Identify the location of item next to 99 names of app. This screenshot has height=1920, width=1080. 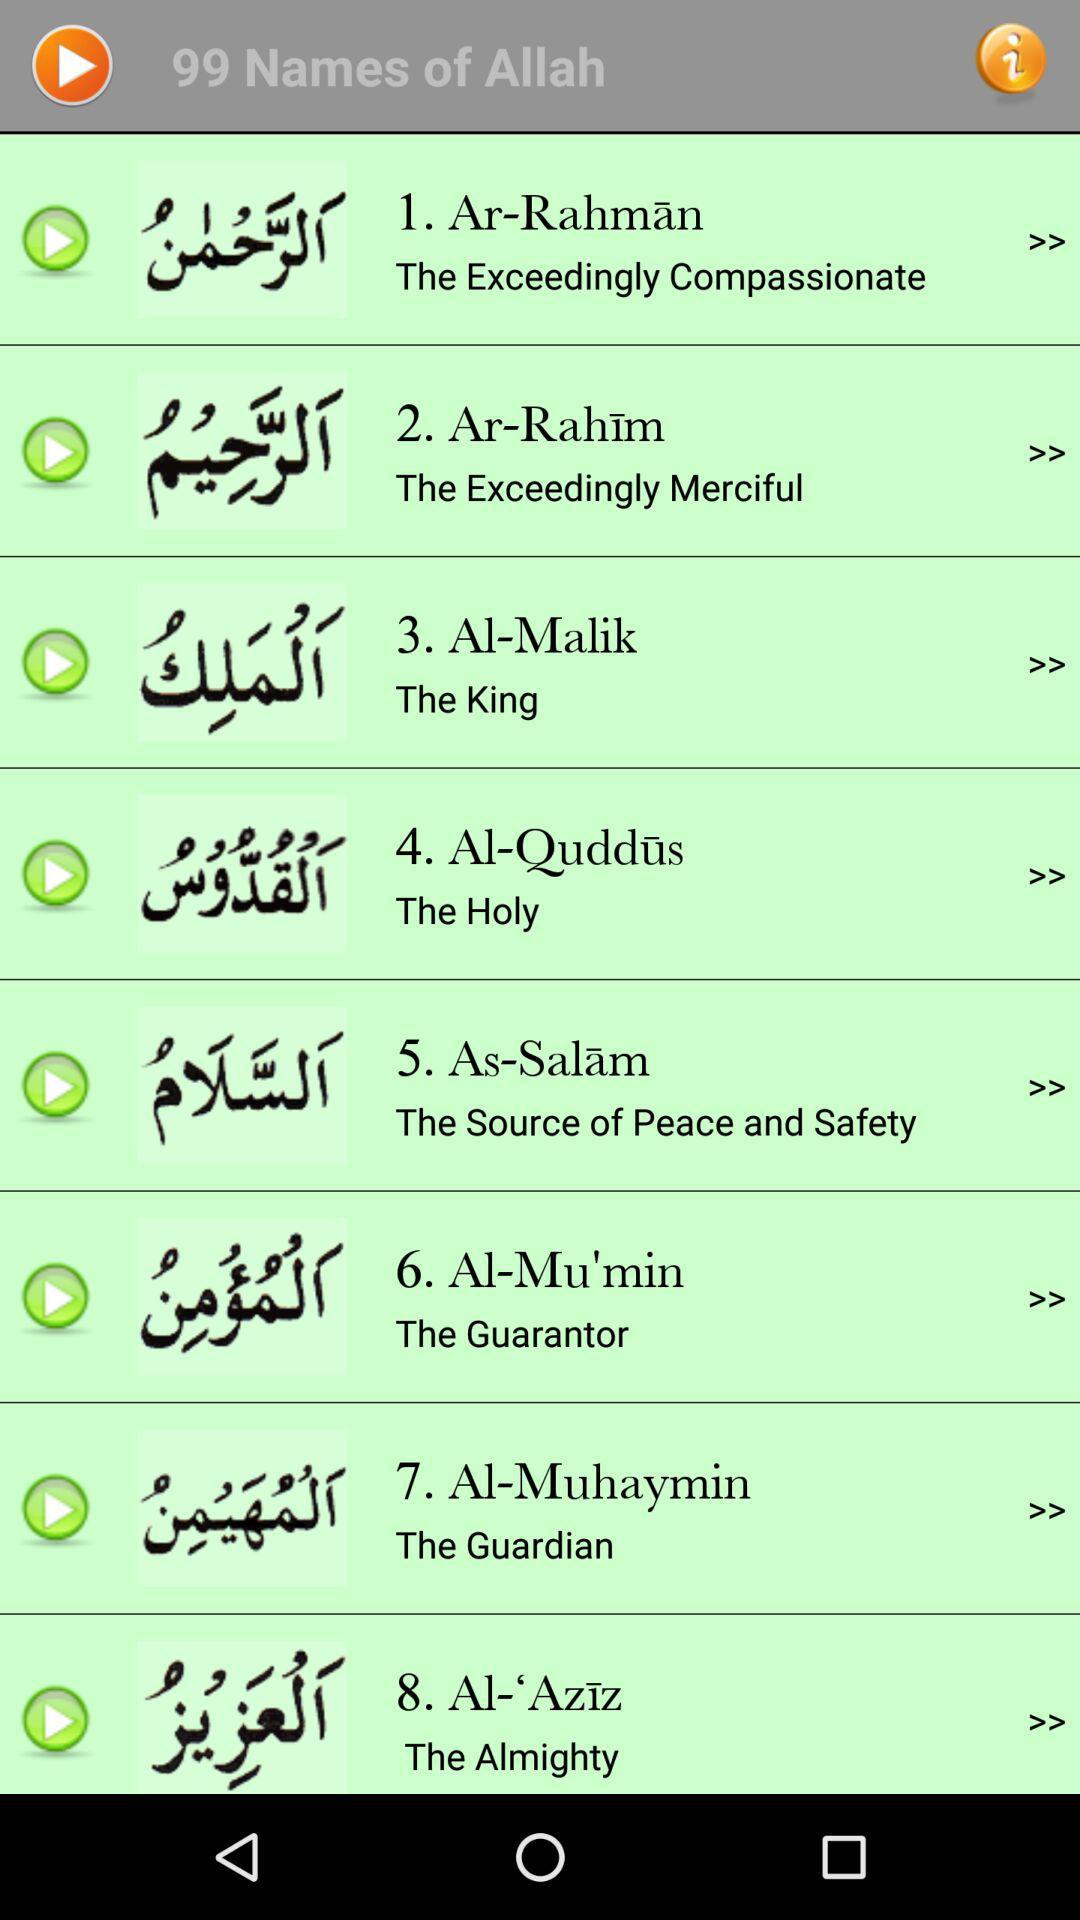
(71, 65).